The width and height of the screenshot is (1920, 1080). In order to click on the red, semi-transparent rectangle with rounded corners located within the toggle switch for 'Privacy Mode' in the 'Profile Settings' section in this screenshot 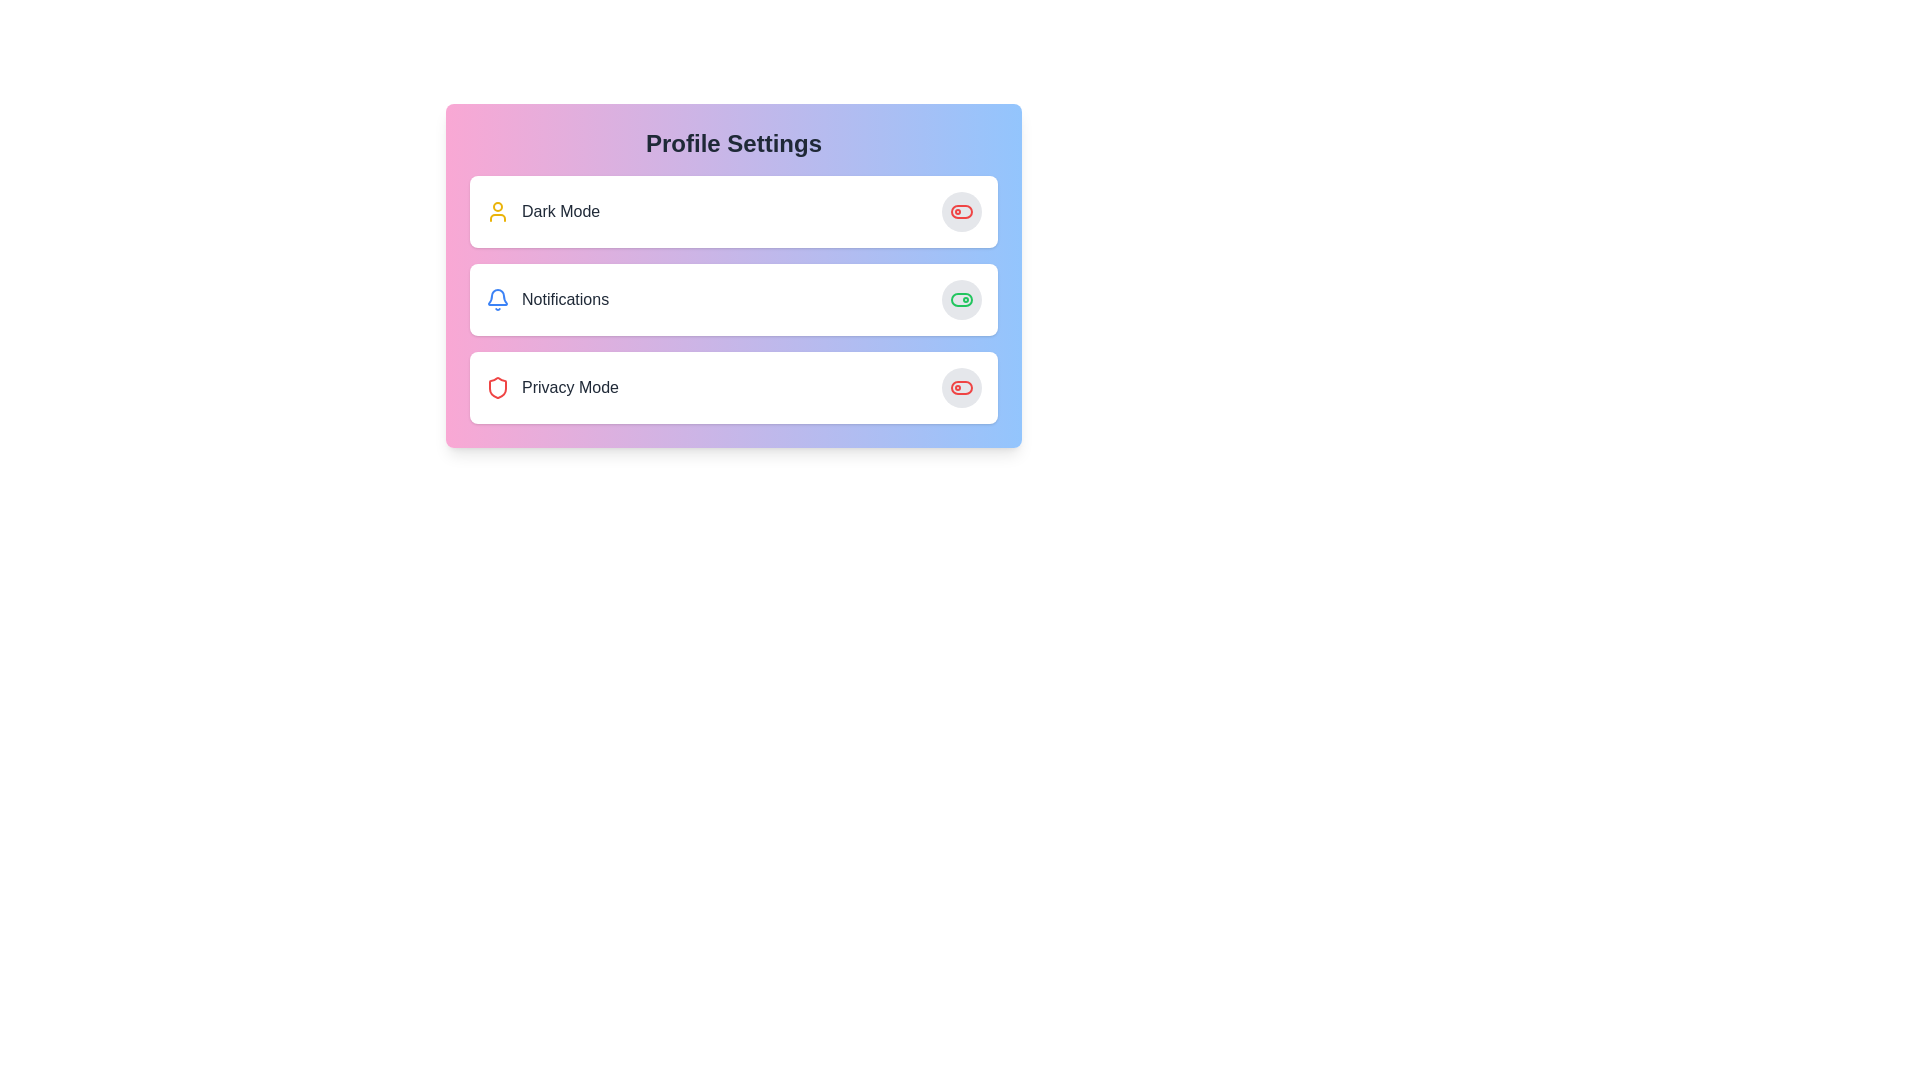, I will do `click(961, 388)`.